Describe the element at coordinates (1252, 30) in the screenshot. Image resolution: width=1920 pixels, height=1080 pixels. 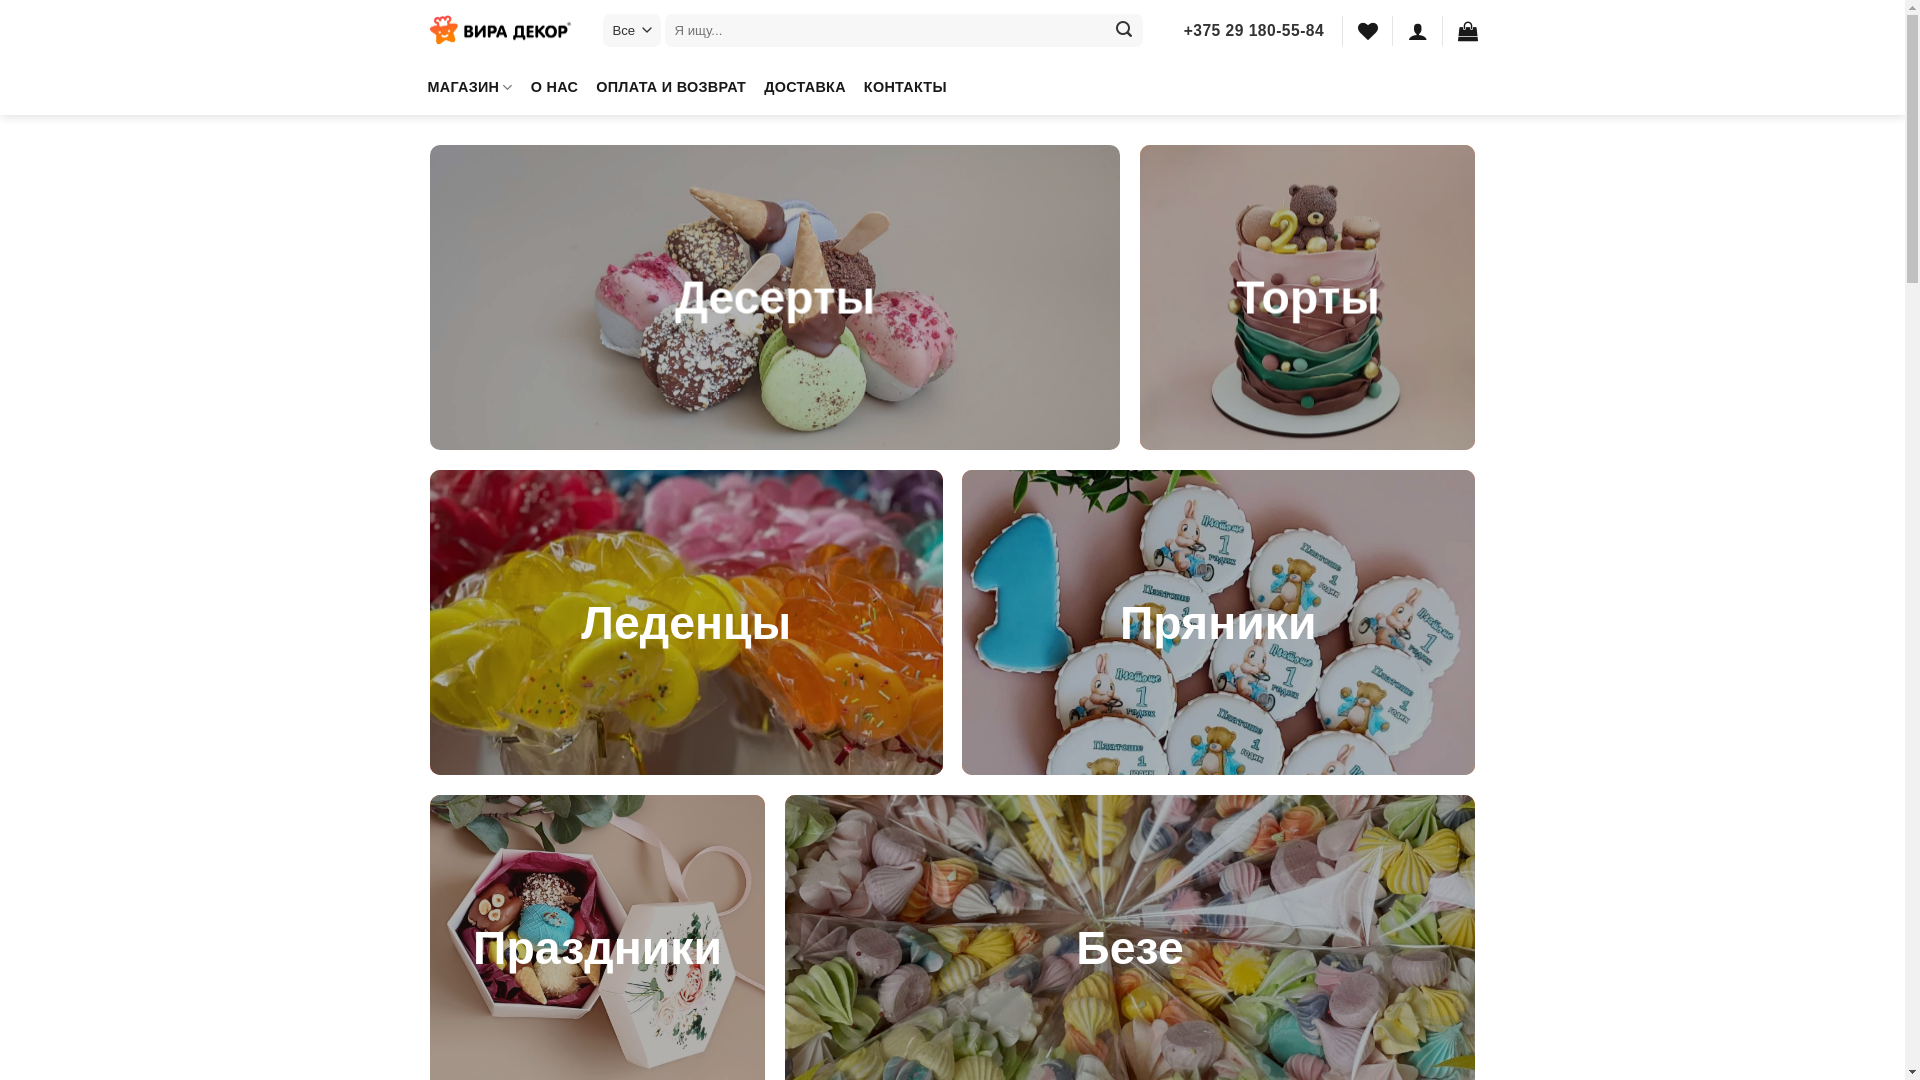
I see `'+375 29 180-55-84'` at that location.